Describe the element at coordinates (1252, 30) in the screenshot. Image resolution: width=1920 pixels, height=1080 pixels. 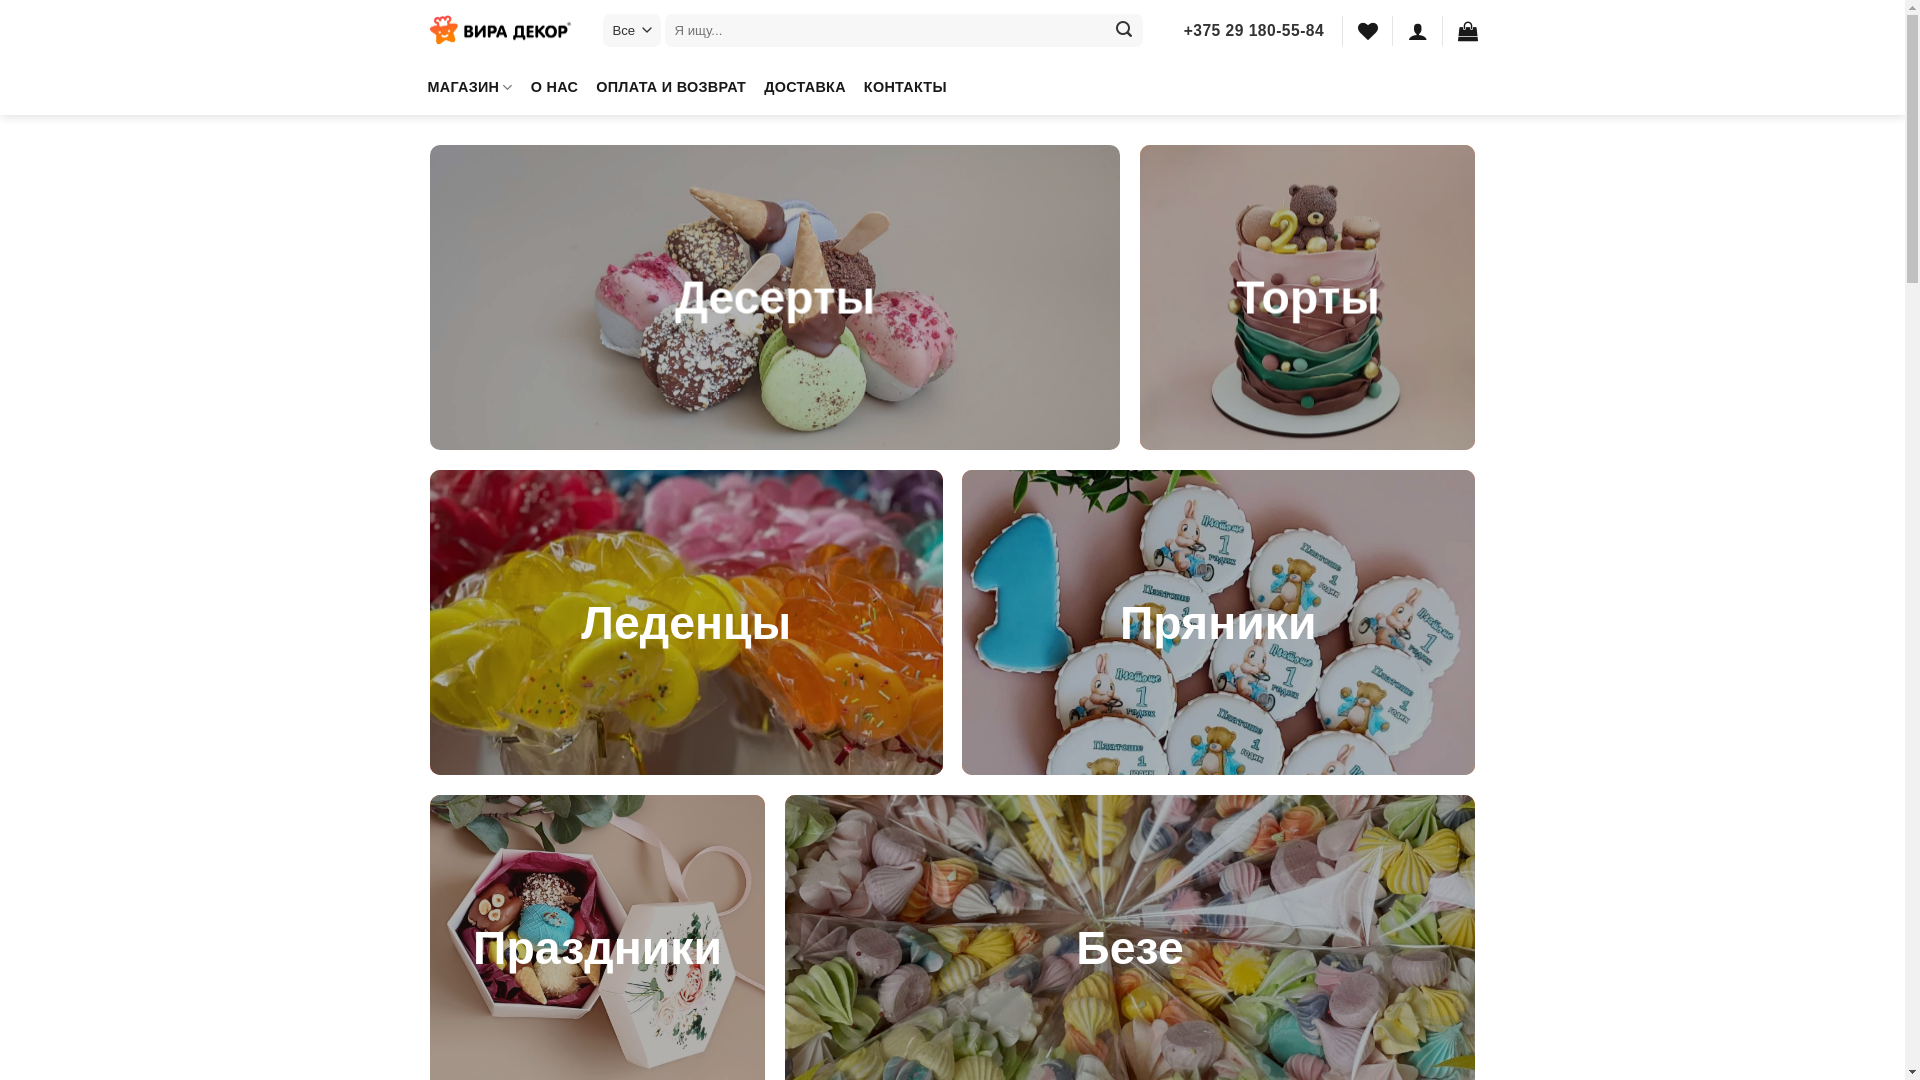
I see `'+375 29 180-55-84'` at that location.